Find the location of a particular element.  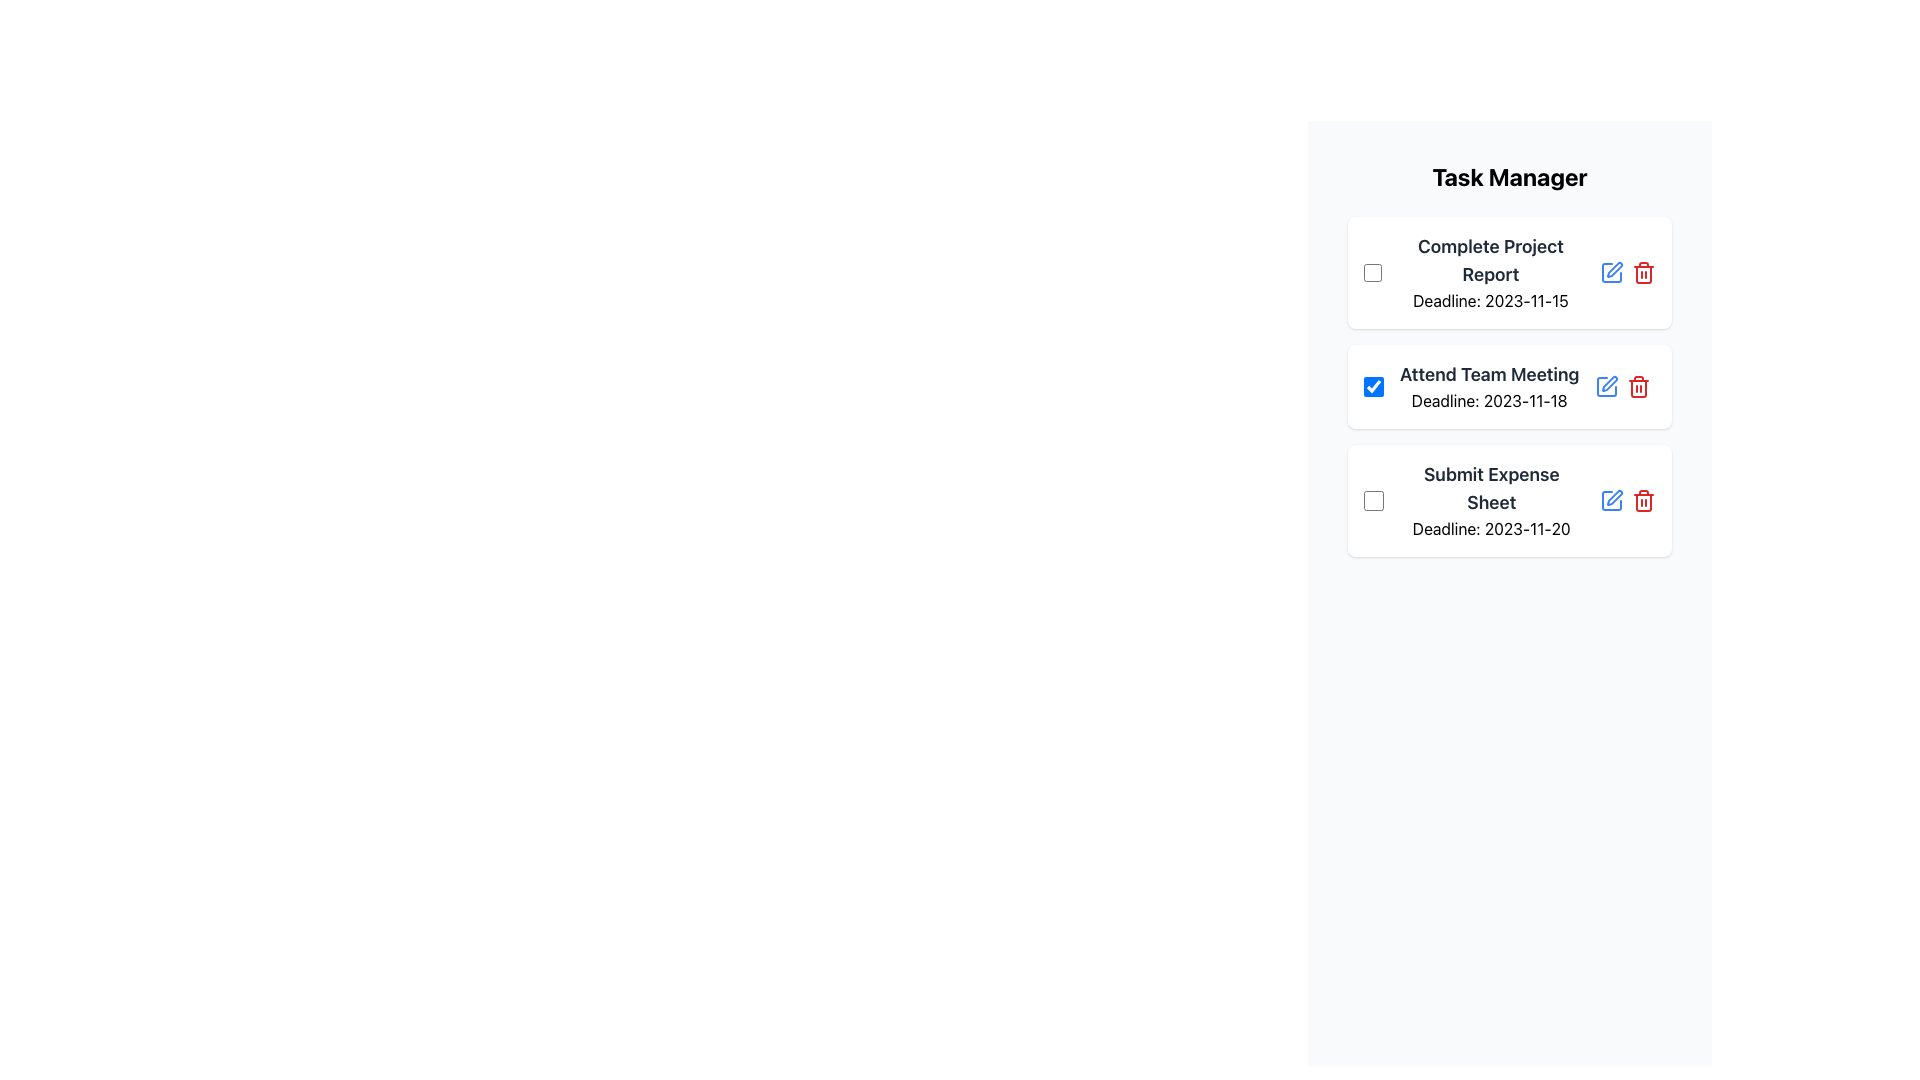

the checkbox component is located at coordinates (1372, 500).